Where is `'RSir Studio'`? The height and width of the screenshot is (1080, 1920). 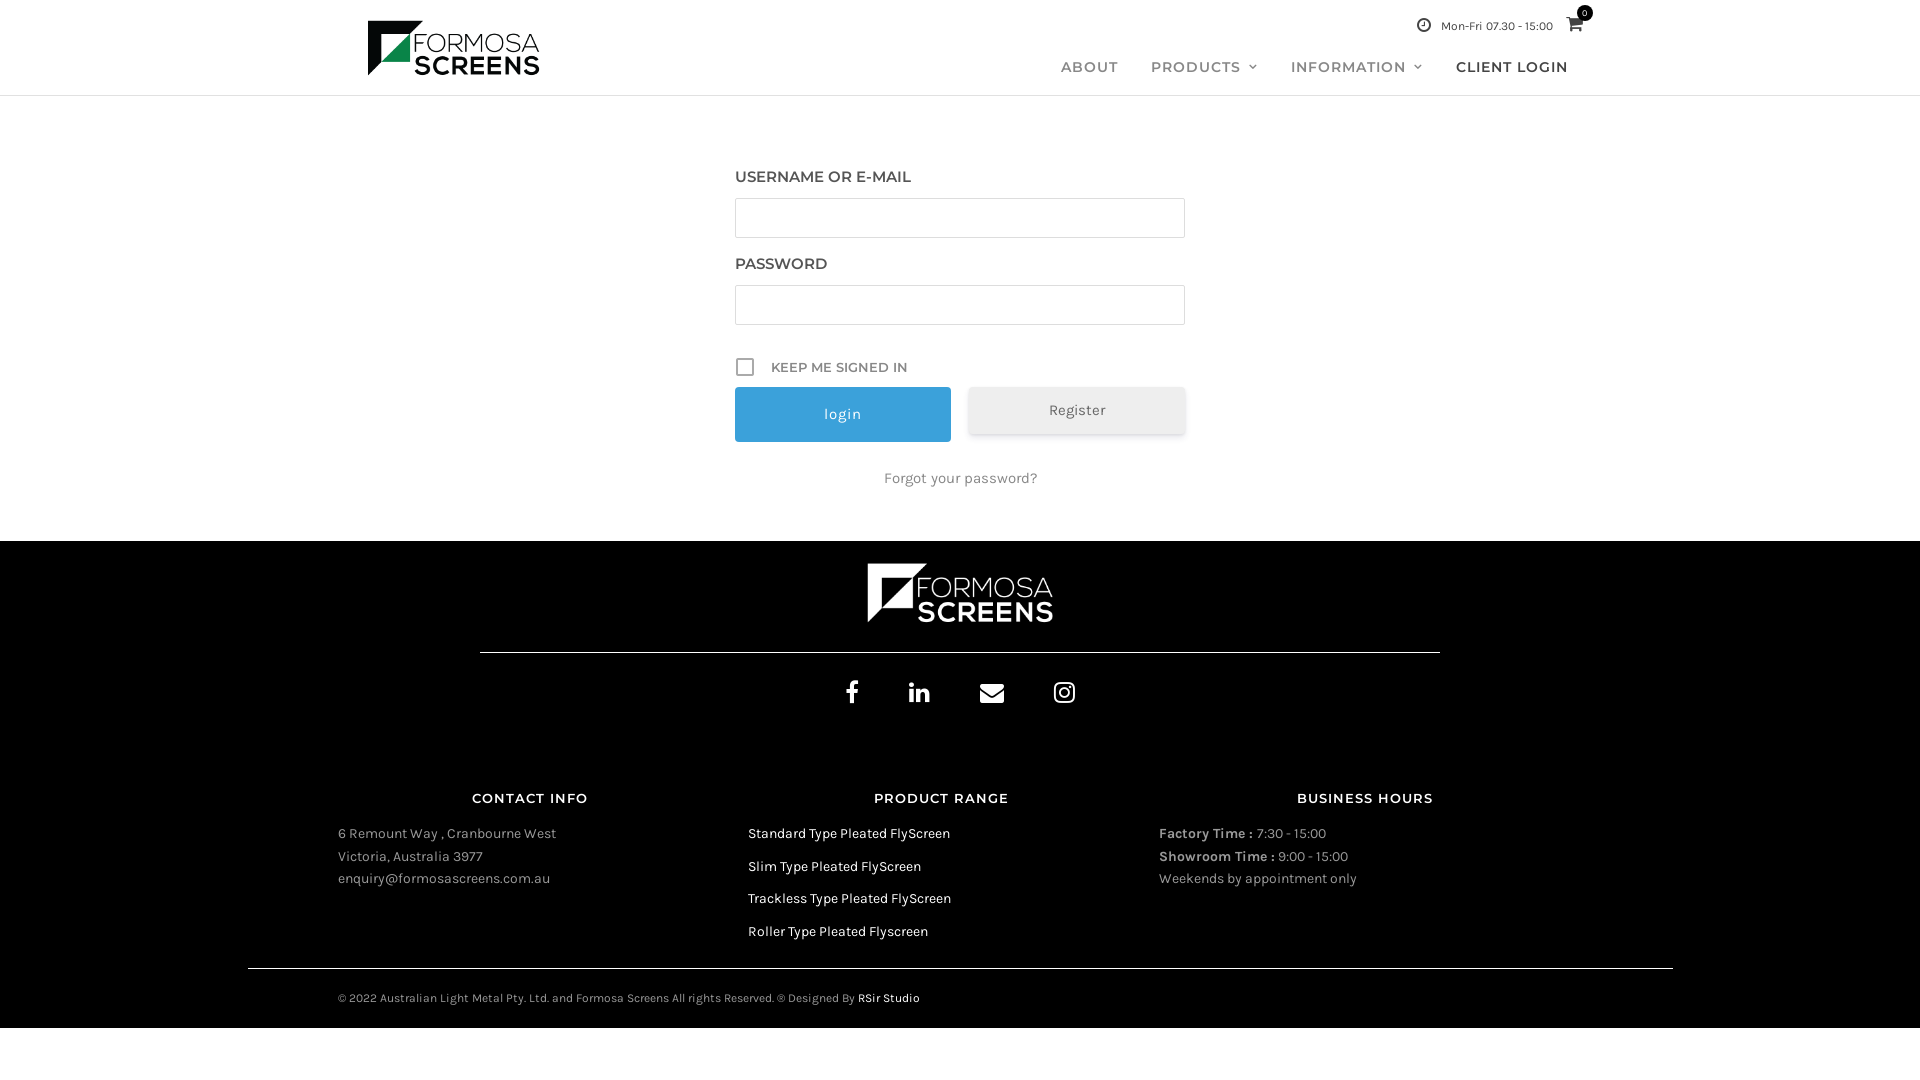 'RSir Studio' is located at coordinates (887, 998).